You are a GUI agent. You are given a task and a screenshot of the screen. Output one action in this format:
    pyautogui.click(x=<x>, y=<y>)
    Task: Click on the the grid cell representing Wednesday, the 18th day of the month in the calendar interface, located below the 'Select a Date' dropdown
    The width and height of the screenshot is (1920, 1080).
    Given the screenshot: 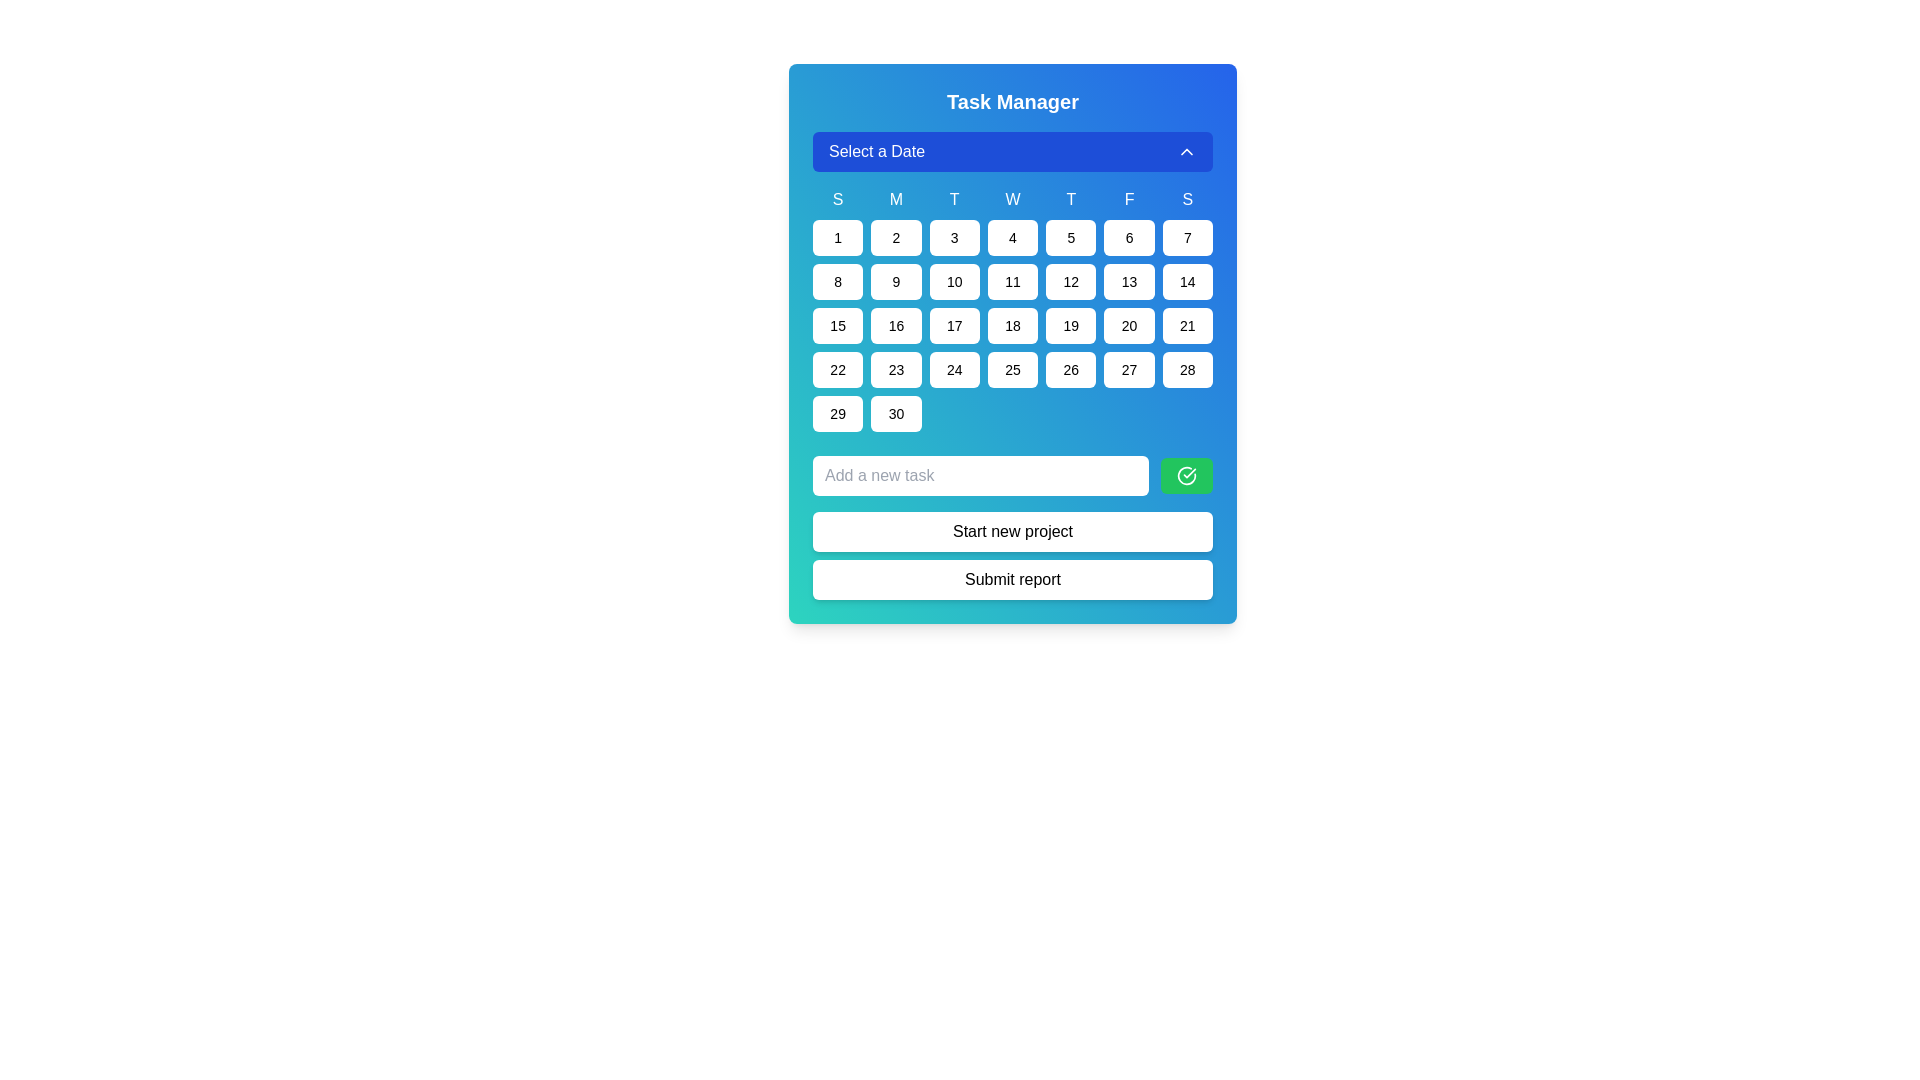 What is the action you would take?
    pyautogui.click(x=1012, y=309)
    